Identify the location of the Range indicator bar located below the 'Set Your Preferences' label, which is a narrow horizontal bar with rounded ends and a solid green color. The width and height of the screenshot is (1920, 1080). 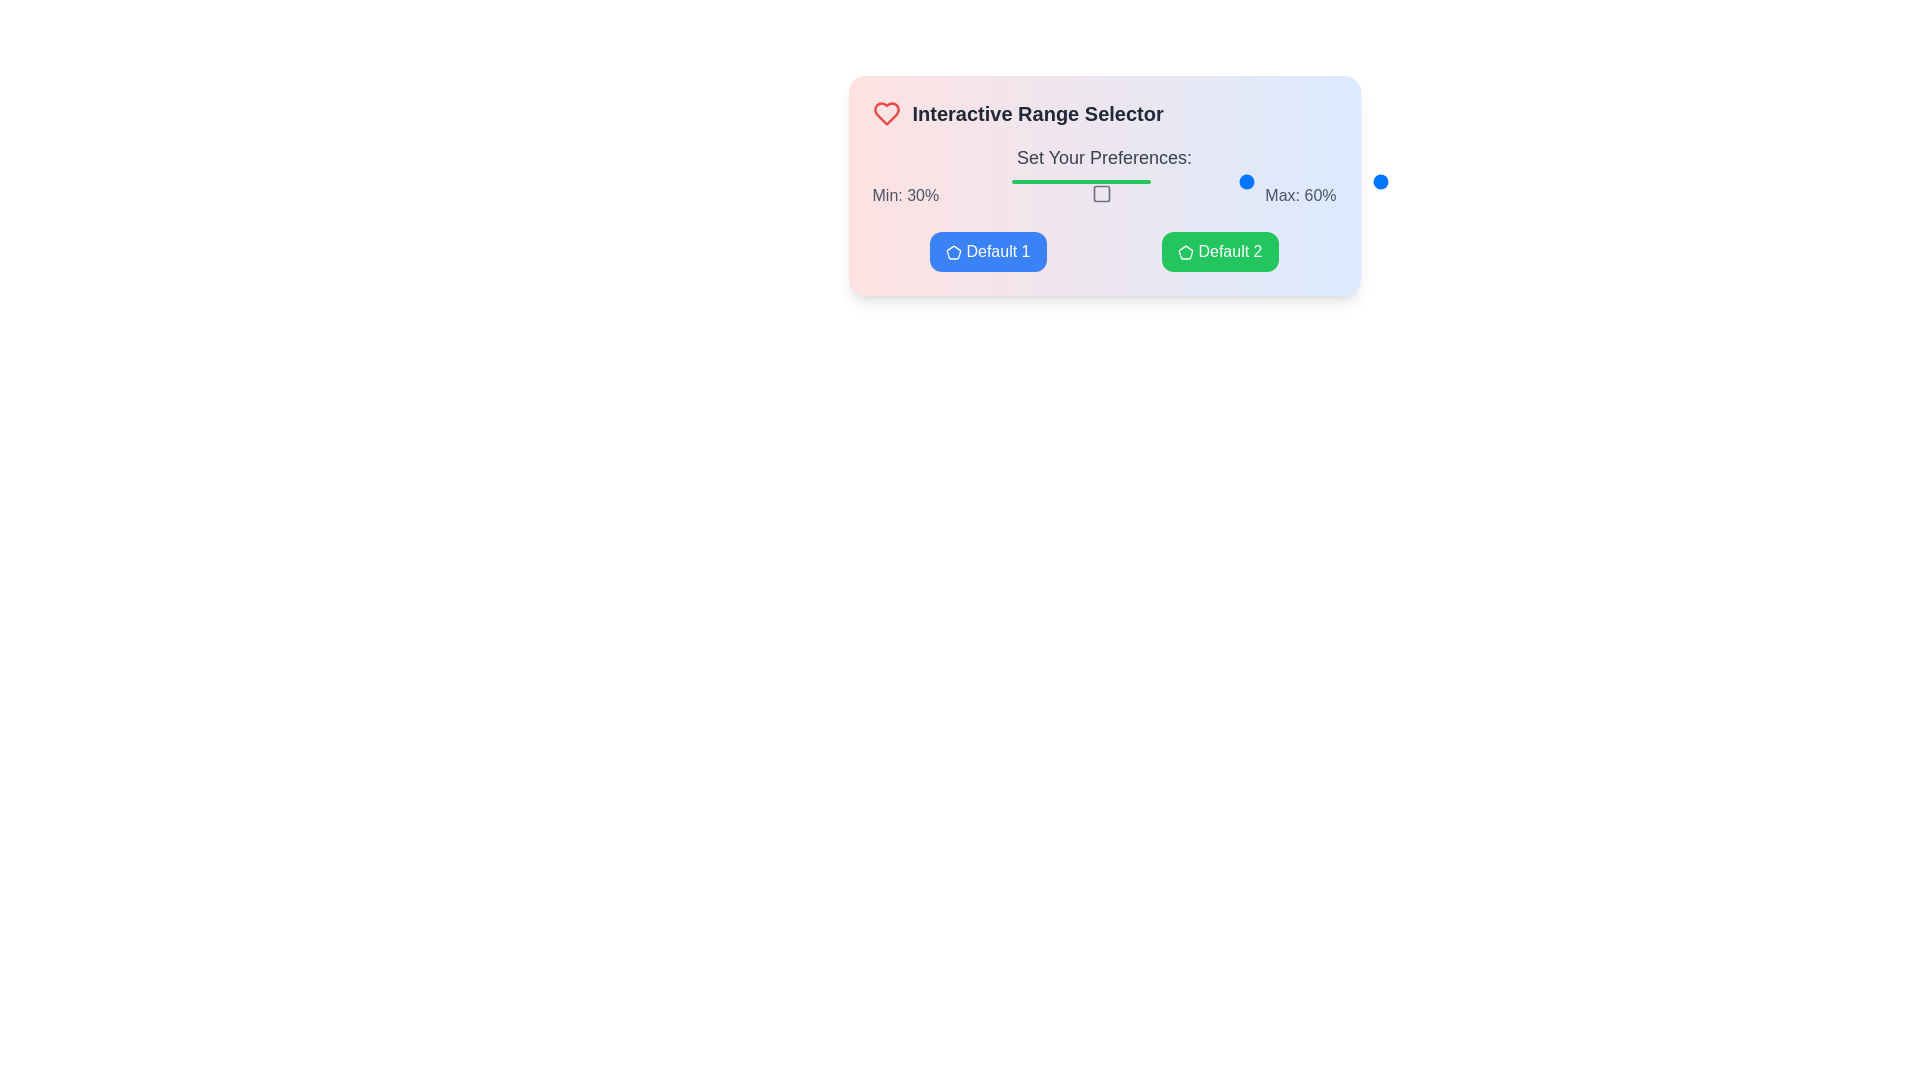
(1080, 181).